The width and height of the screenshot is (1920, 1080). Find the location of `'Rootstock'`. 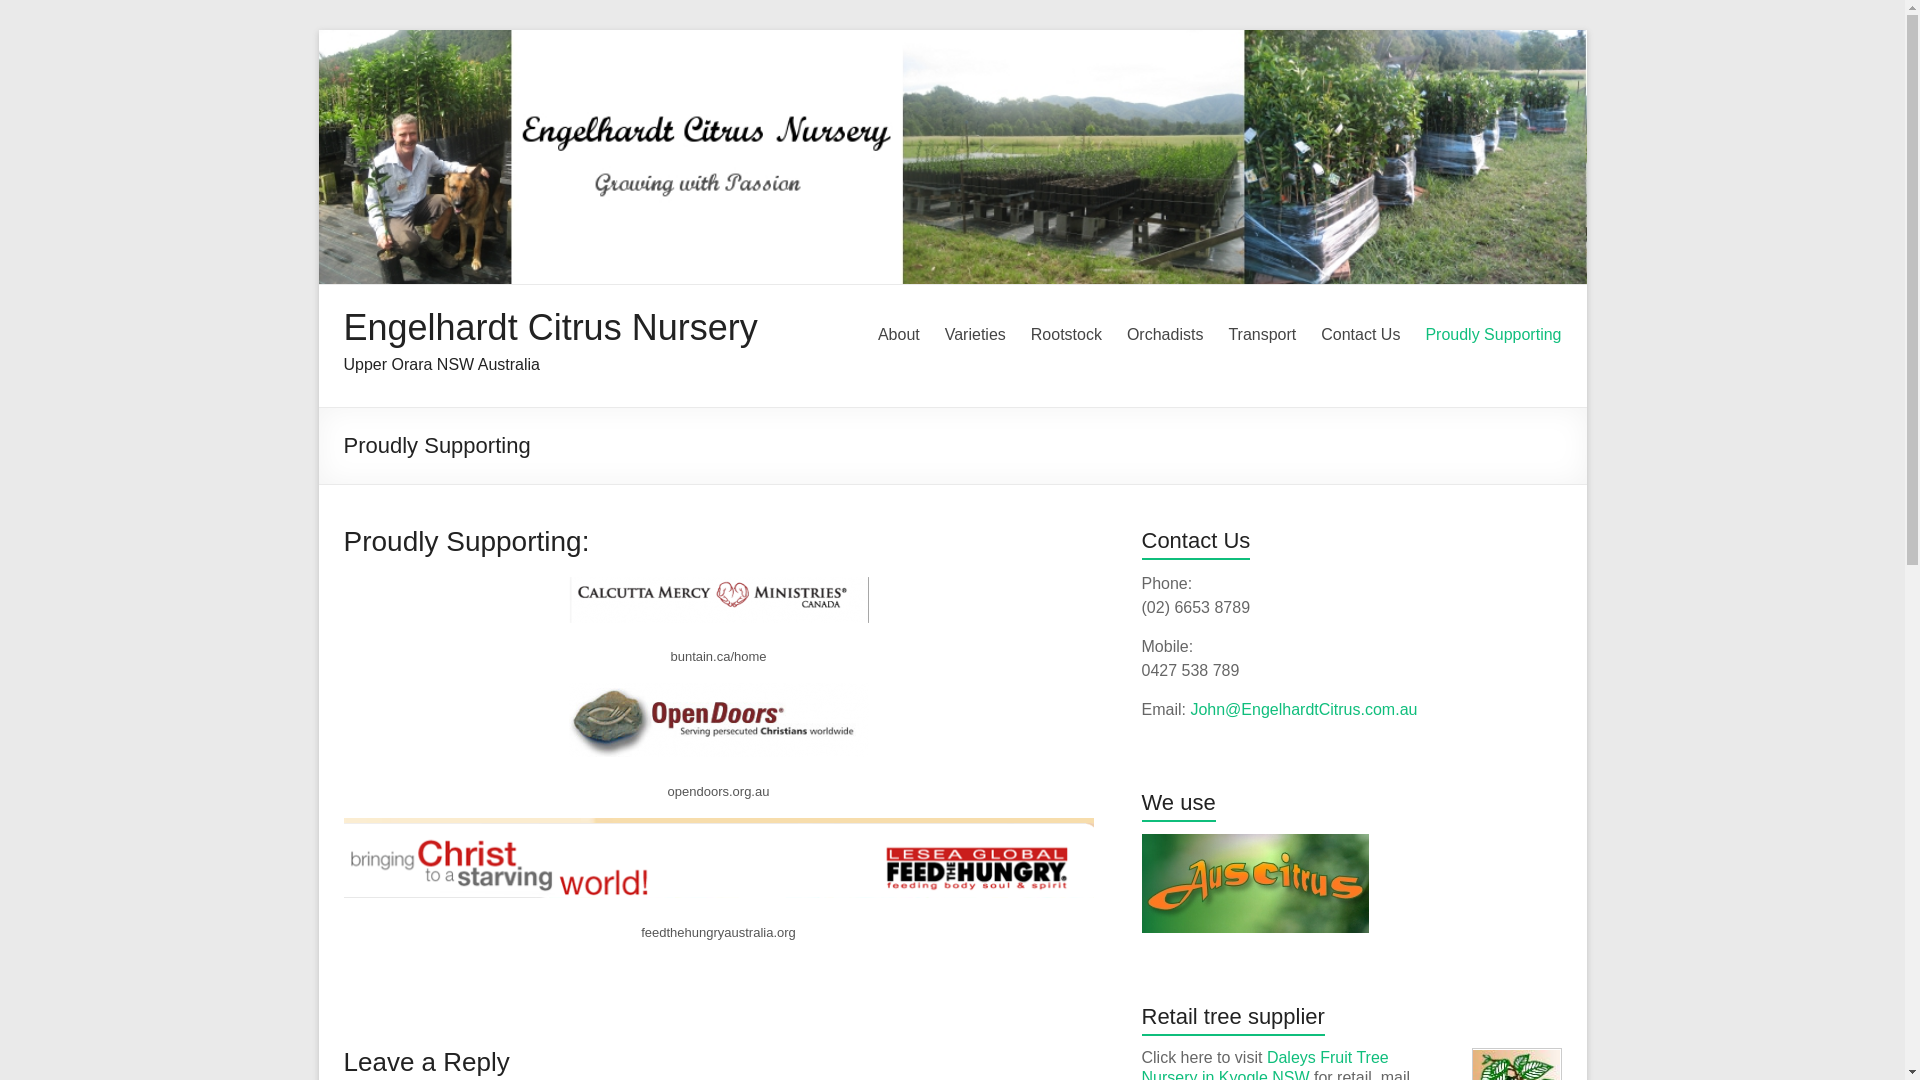

'Rootstock' is located at coordinates (1065, 334).